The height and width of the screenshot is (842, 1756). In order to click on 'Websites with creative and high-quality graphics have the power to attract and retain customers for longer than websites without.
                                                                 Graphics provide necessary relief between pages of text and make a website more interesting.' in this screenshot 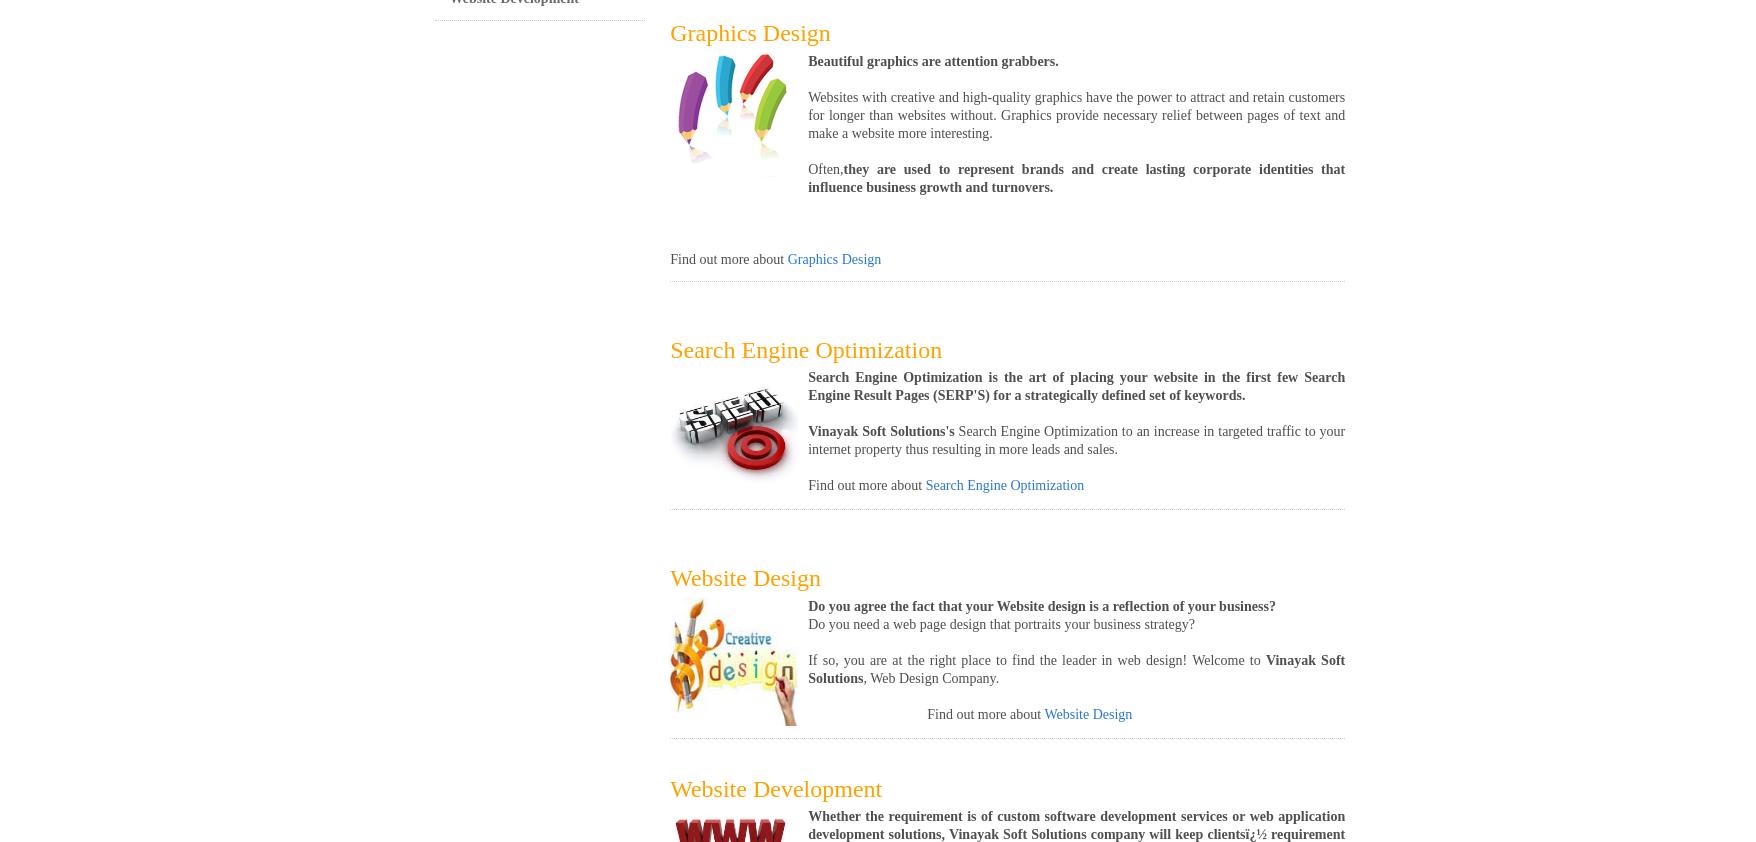, I will do `click(1075, 113)`.